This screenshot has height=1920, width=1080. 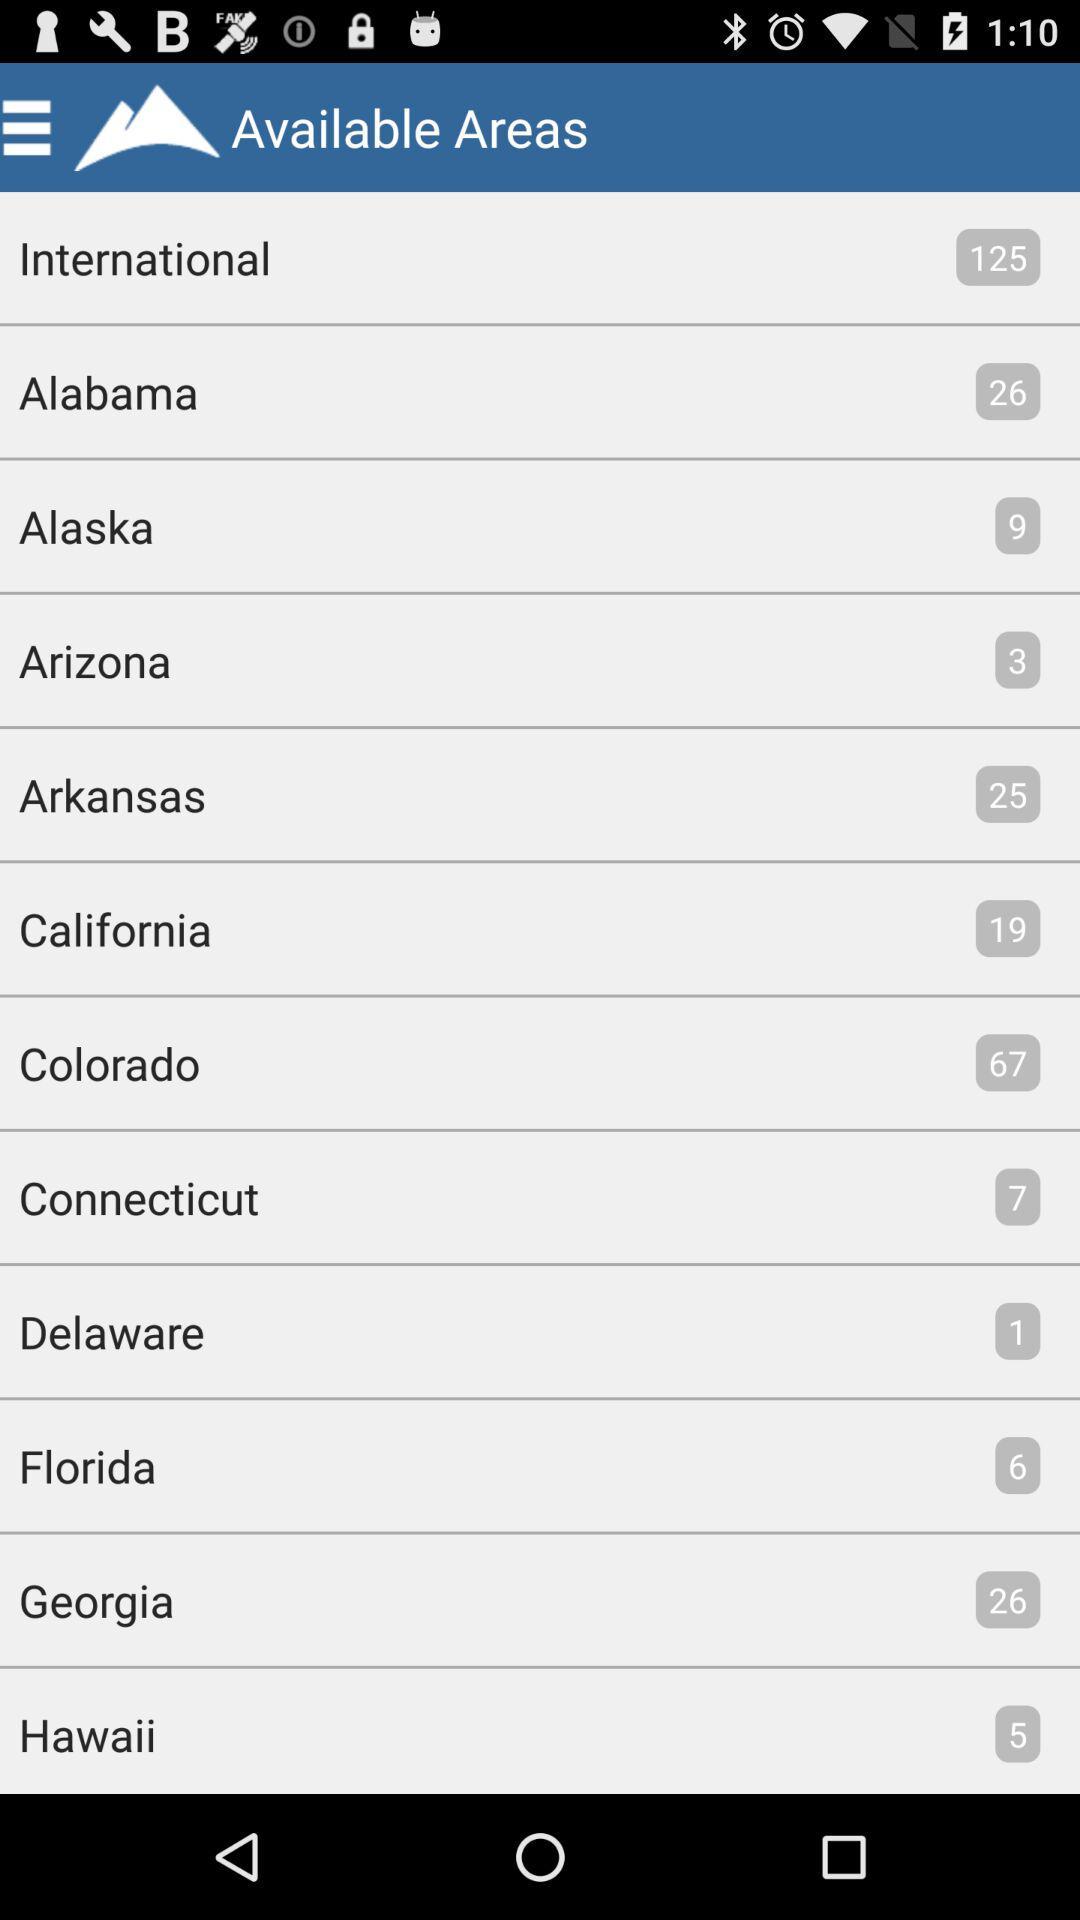 I want to click on icon below the california item, so click(x=100, y=1062).